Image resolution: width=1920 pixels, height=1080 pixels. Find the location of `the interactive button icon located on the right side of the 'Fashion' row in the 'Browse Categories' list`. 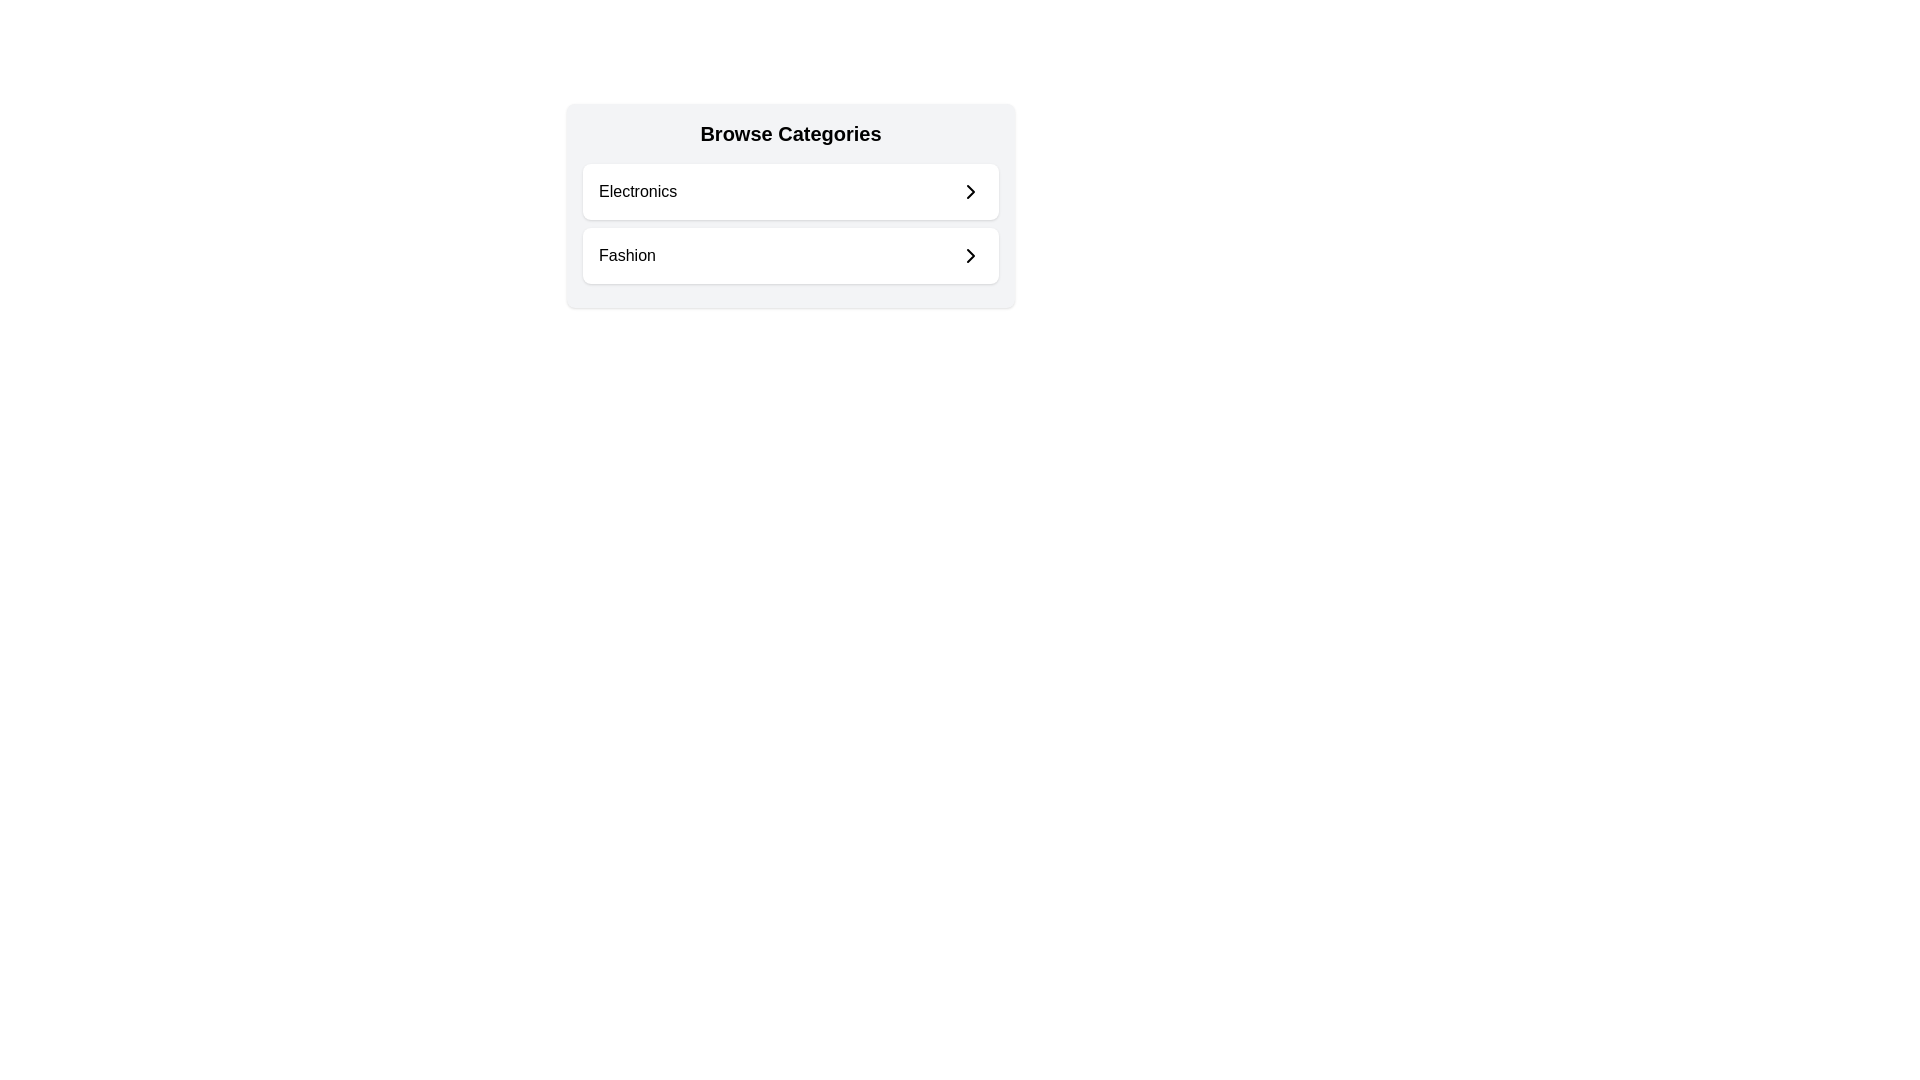

the interactive button icon located on the right side of the 'Fashion' row in the 'Browse Categories' list is located at coordinates (970, 254).